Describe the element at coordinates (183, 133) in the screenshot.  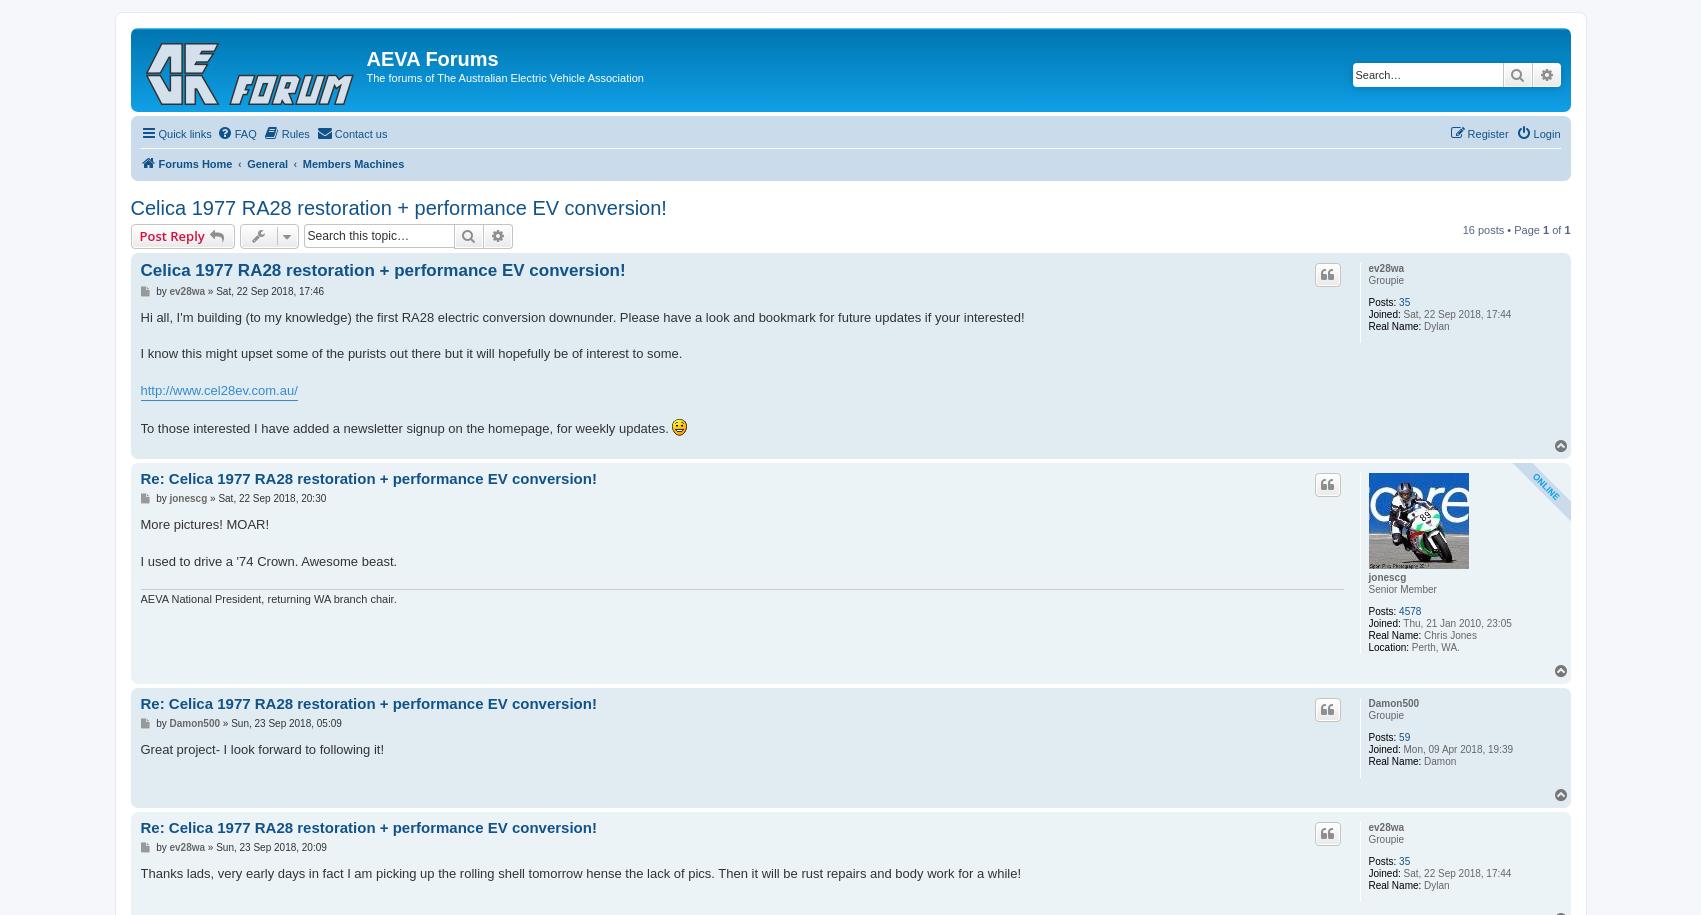
I see `'Quick links'` at that location.